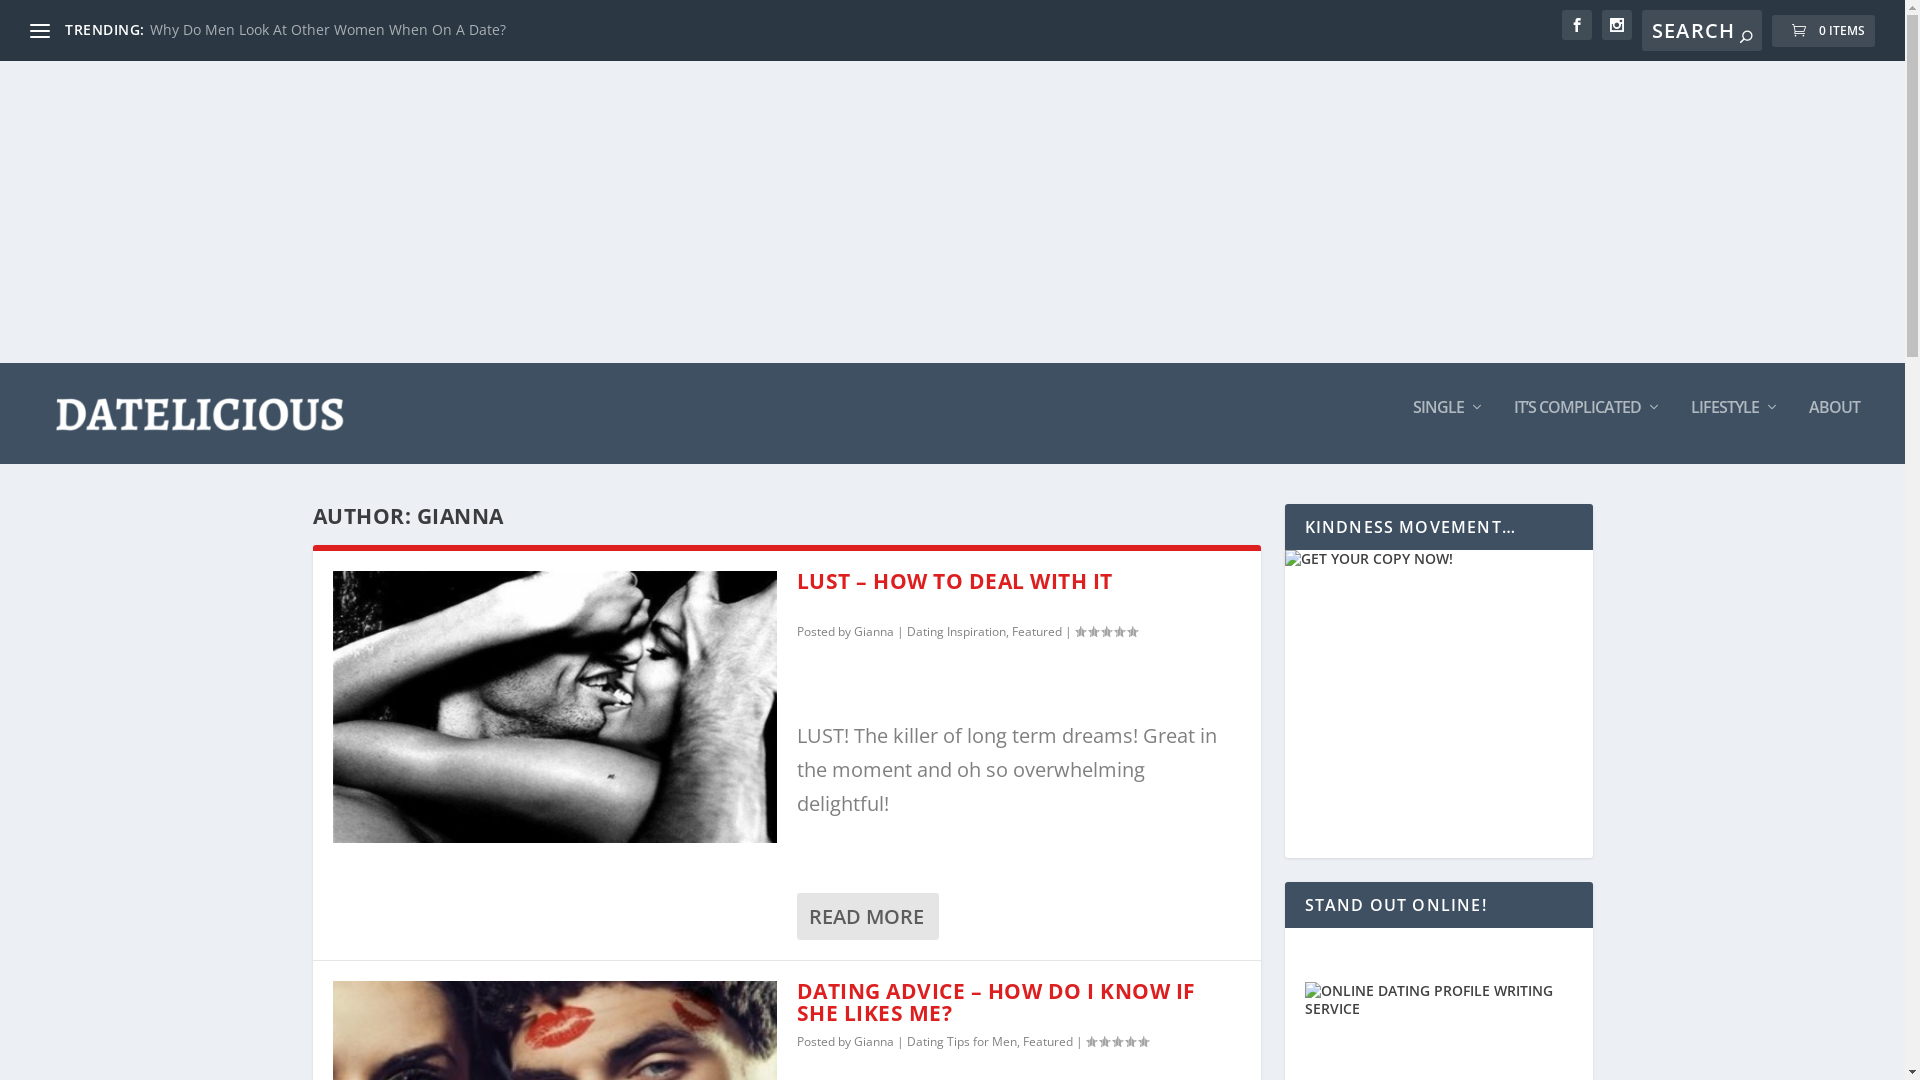  I want to click on 'READ MORE', so click(867, 916).